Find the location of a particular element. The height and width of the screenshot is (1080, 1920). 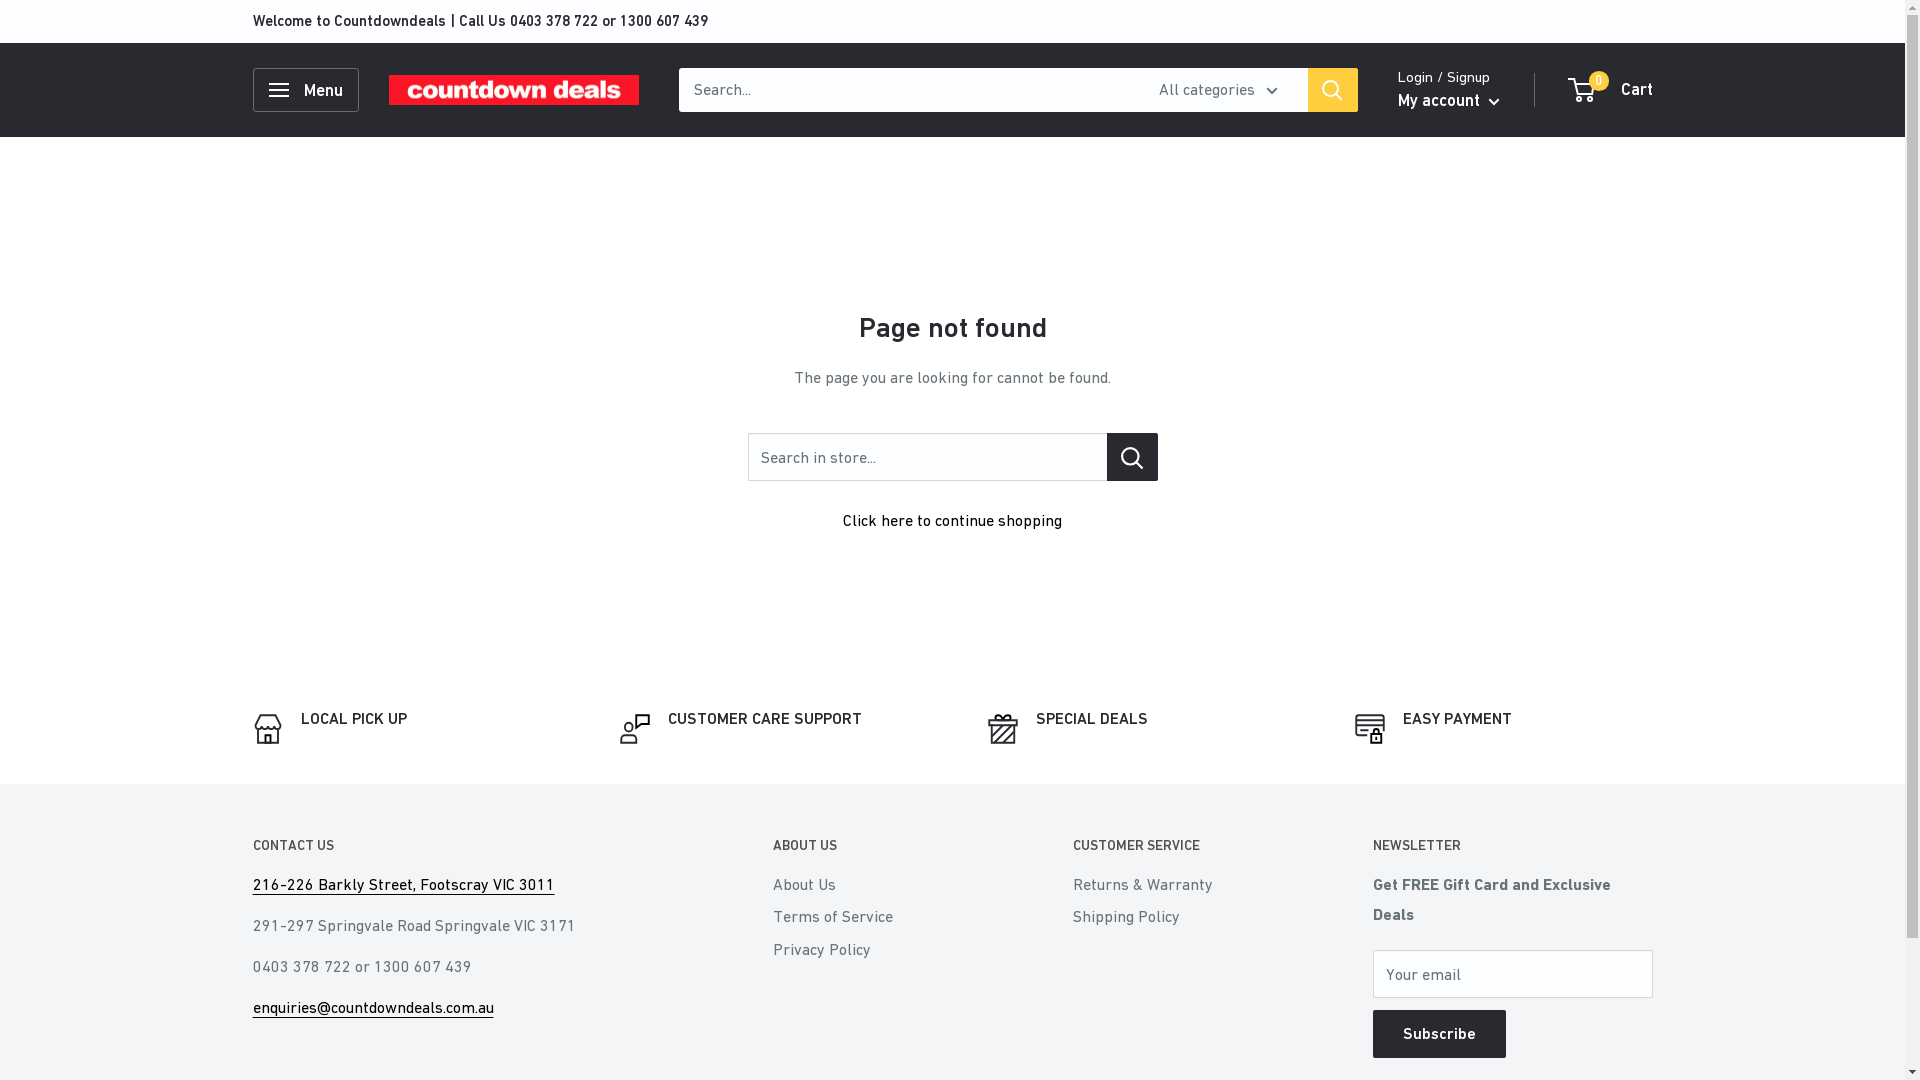

'216-226 Barkly Street, Footscray VIC 3011' is located at coordinates (402, 882).